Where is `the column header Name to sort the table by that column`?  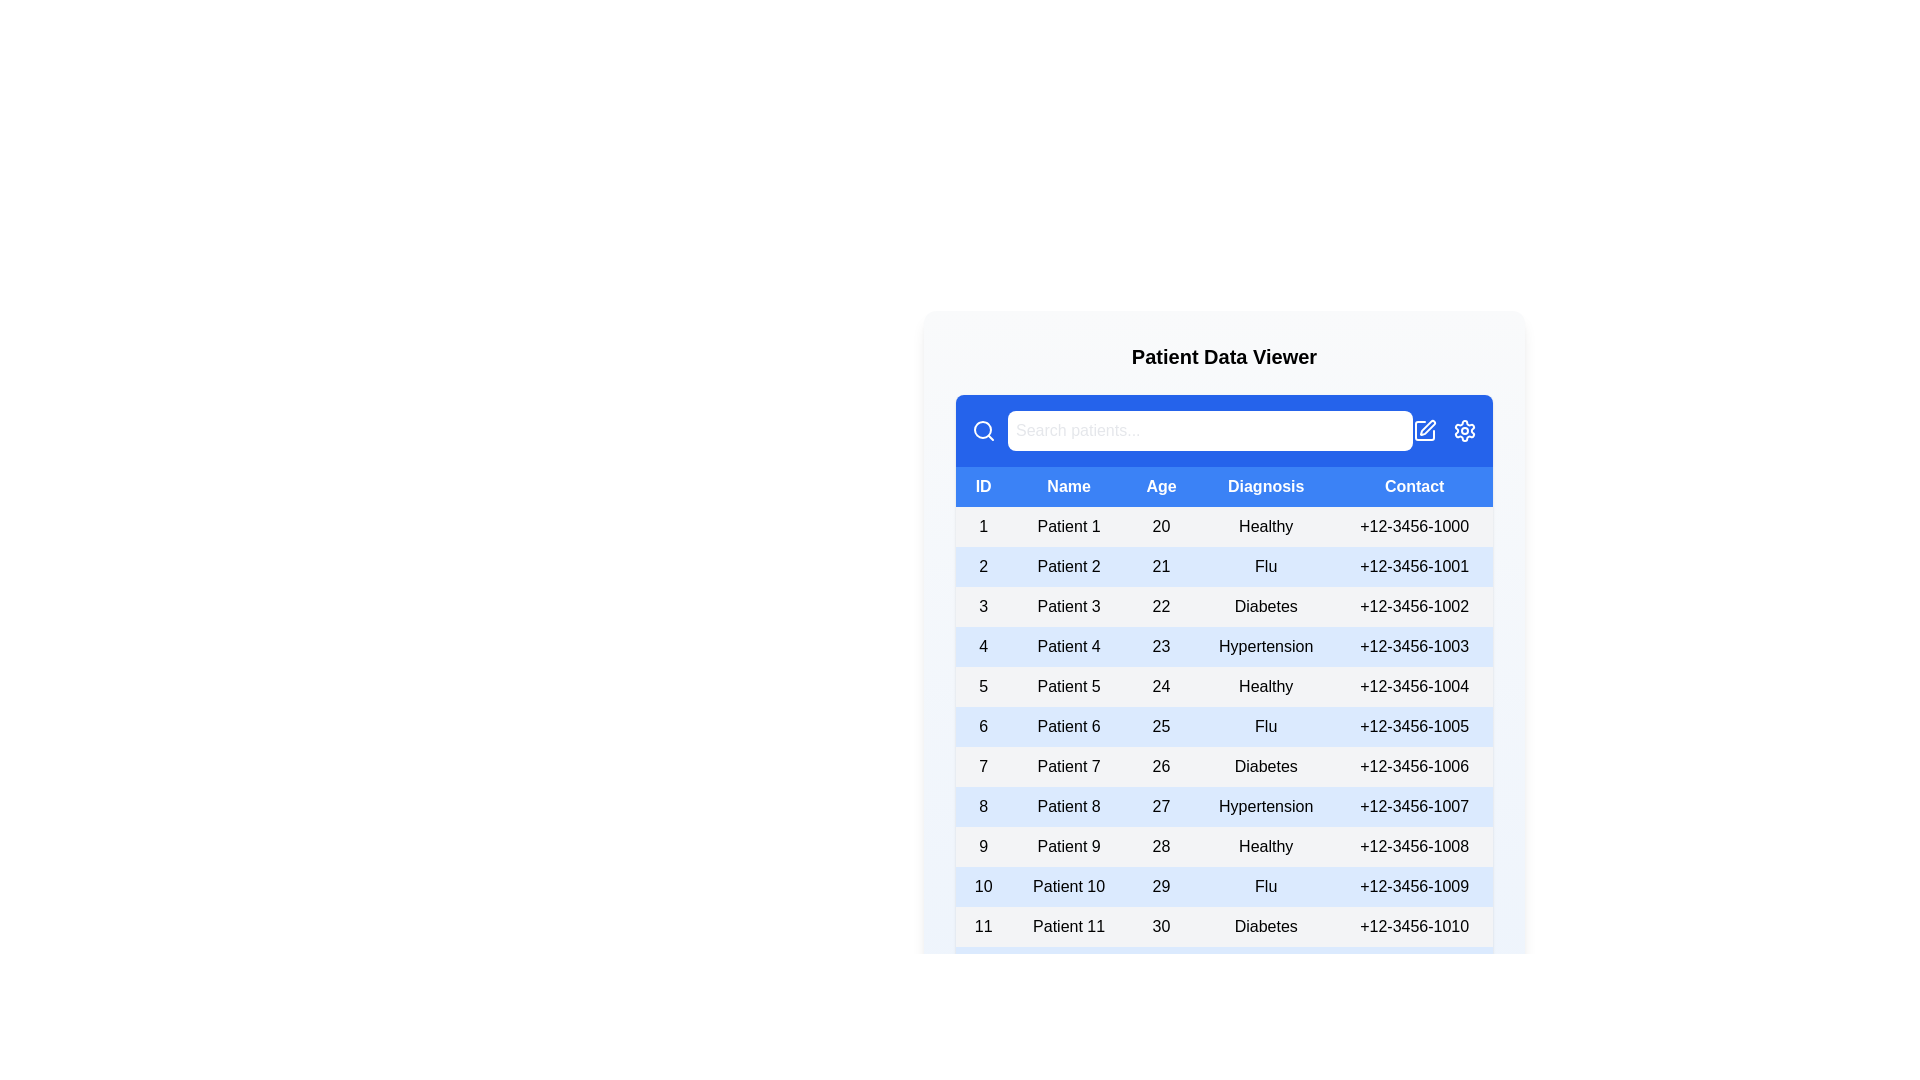
the column header Name to sort the table by that column is located at coordinates (1068, 486).